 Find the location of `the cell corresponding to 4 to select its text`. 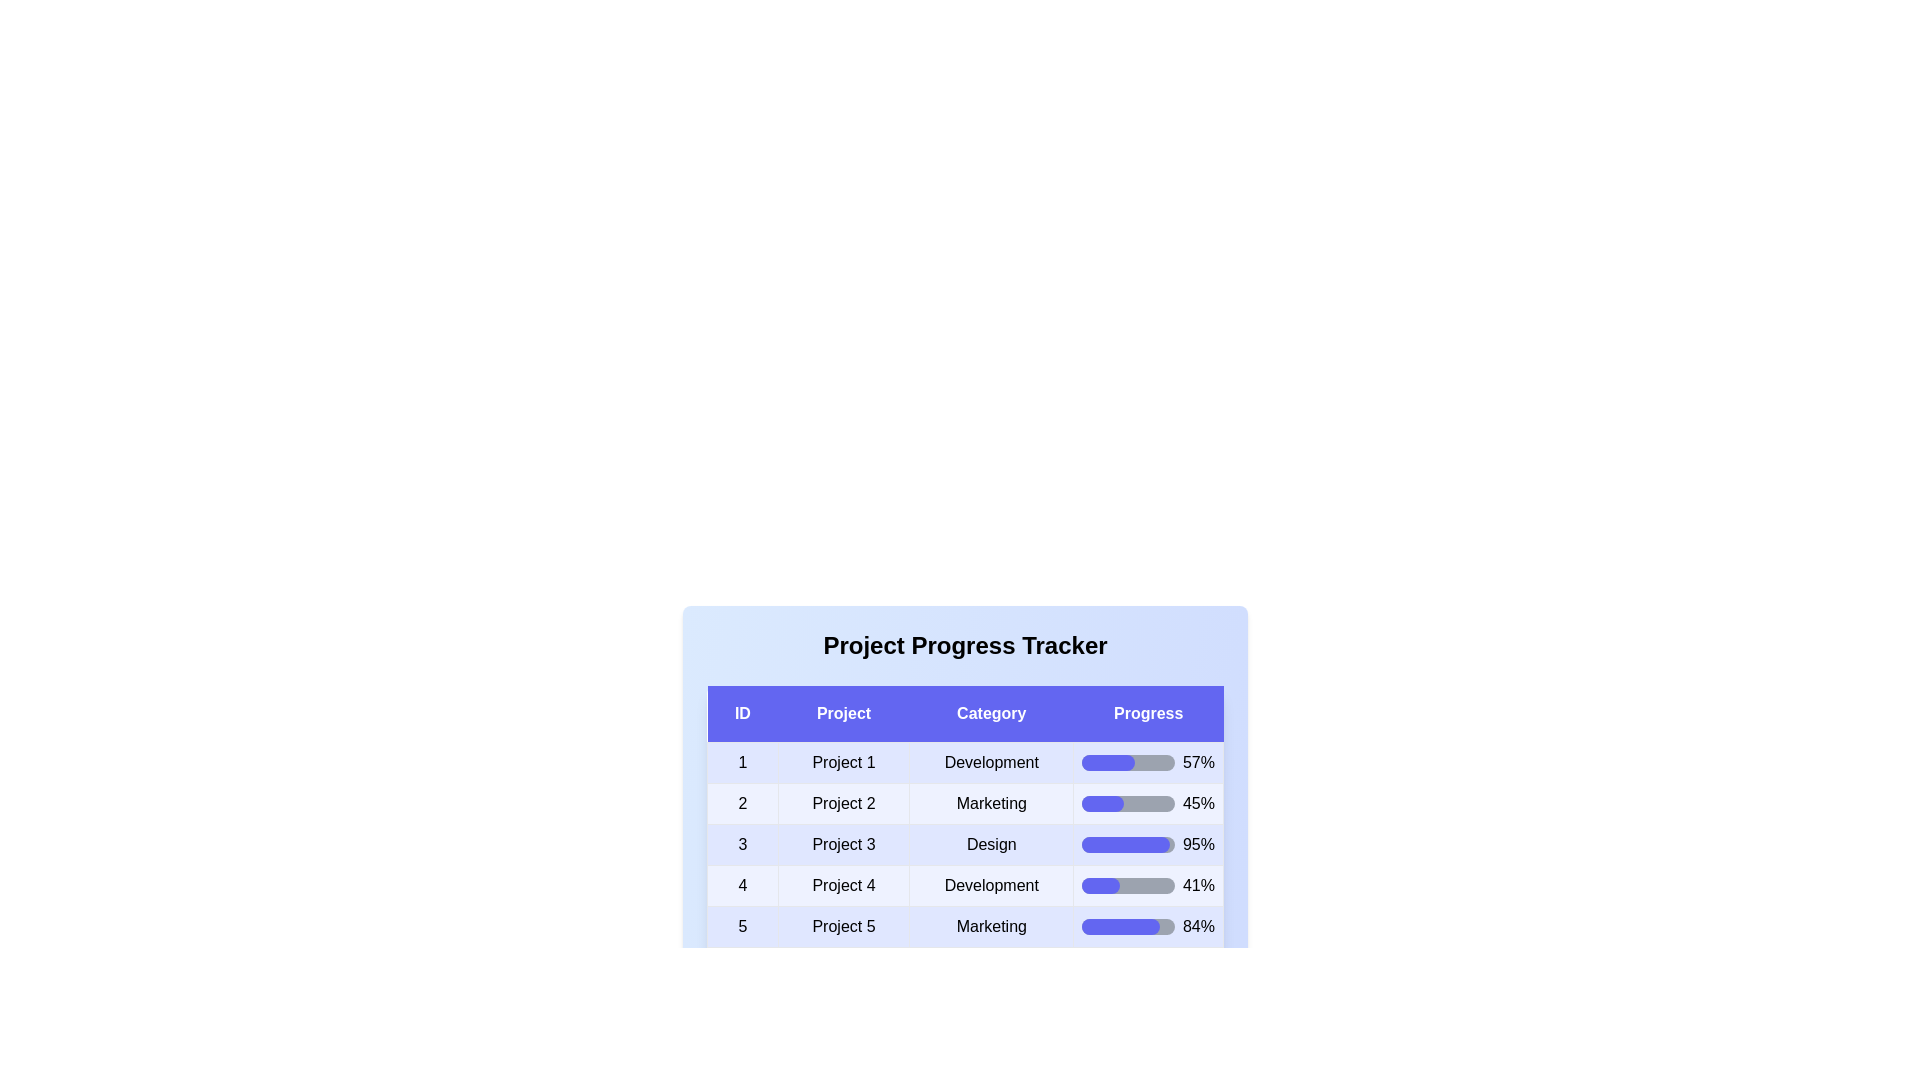

the cell corresponding to 4 to select its text is located at coordinates (741, 885).